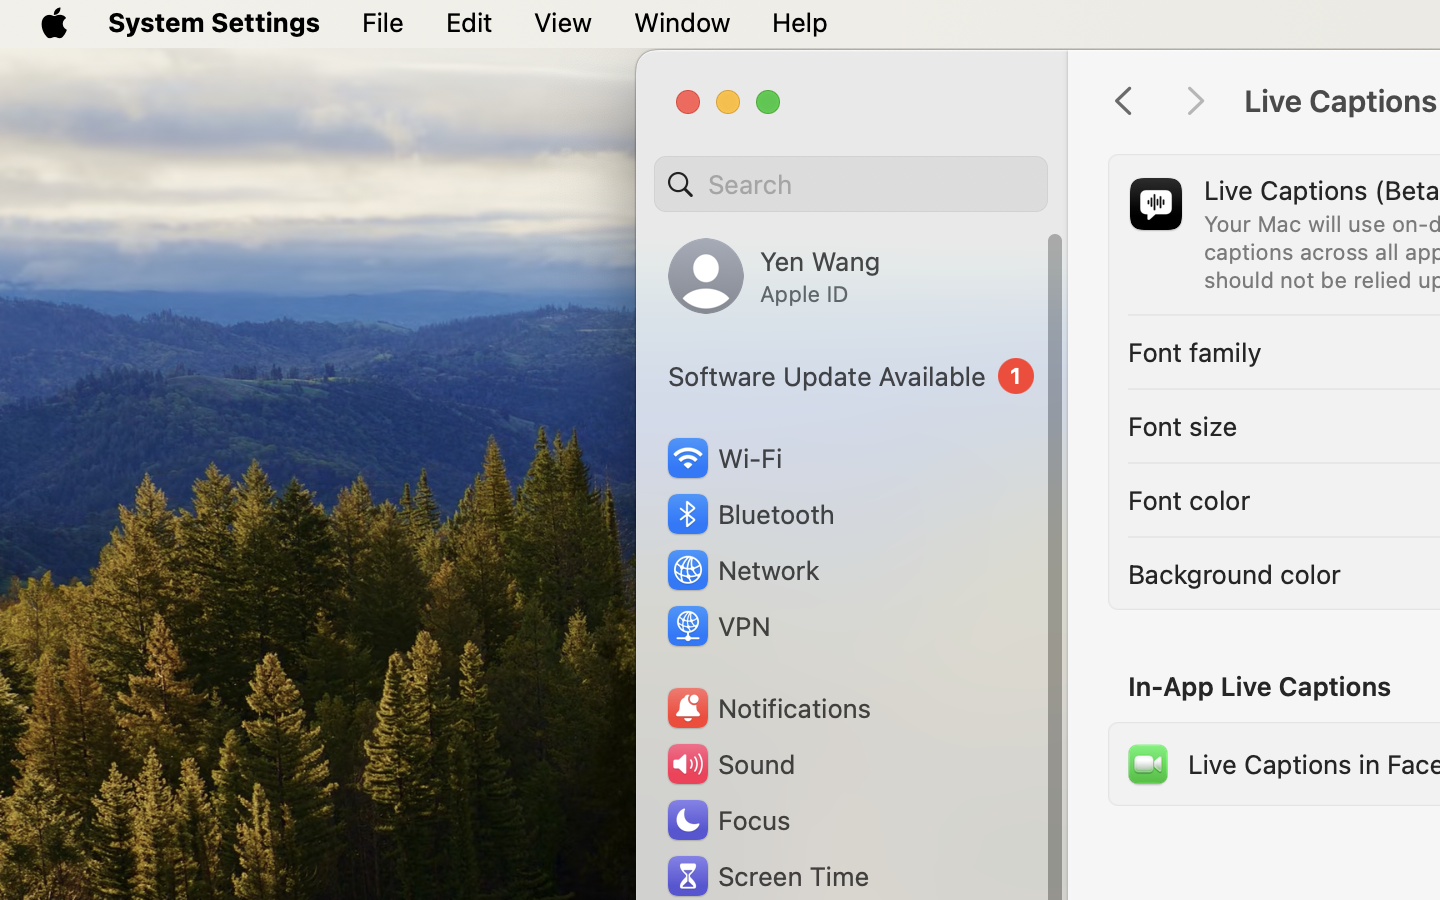  Describe the element at coordinates (716, 626) in the screenshot. I see `'VPN'` at that location.